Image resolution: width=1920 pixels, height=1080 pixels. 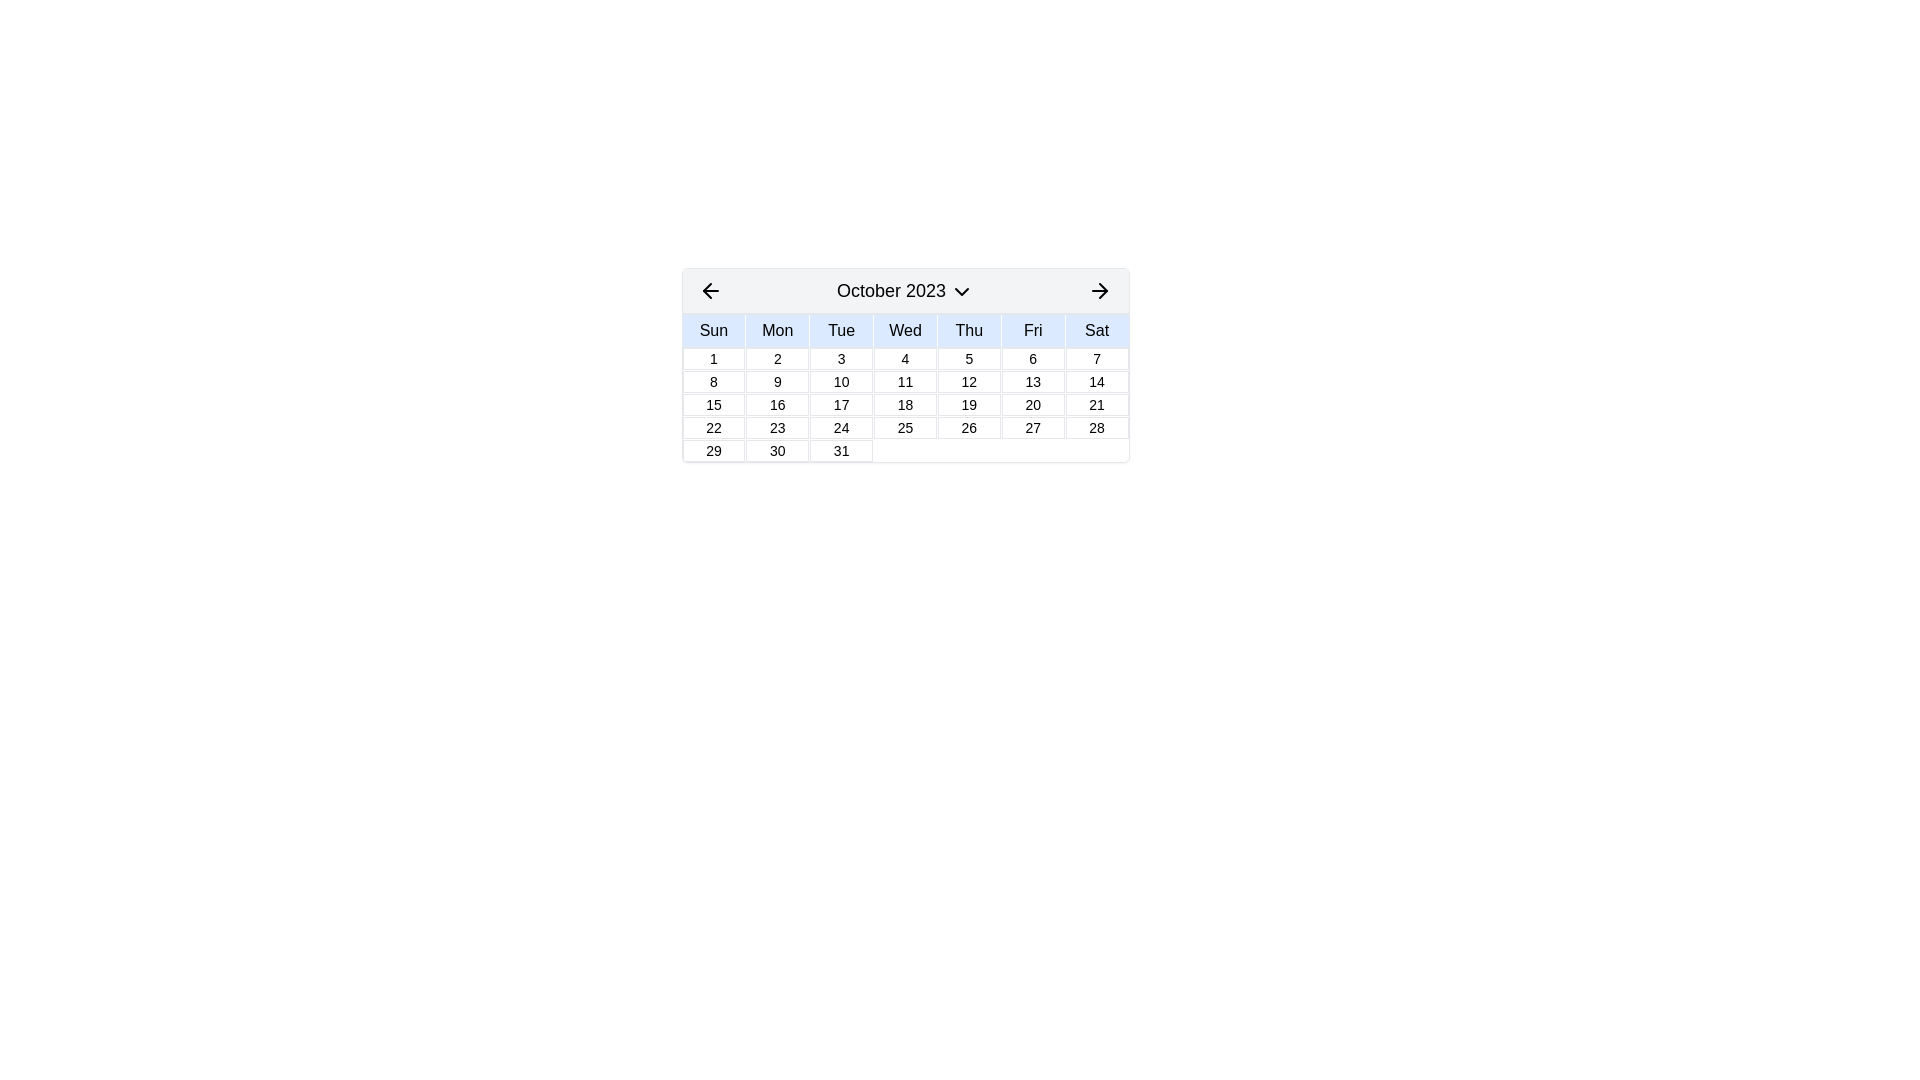 I want to click on the calendar cell that contains the text '17', which is located in the third cell of the fifth row, corresponding to Tuesday, October 17th, so click(x=841, y=405).